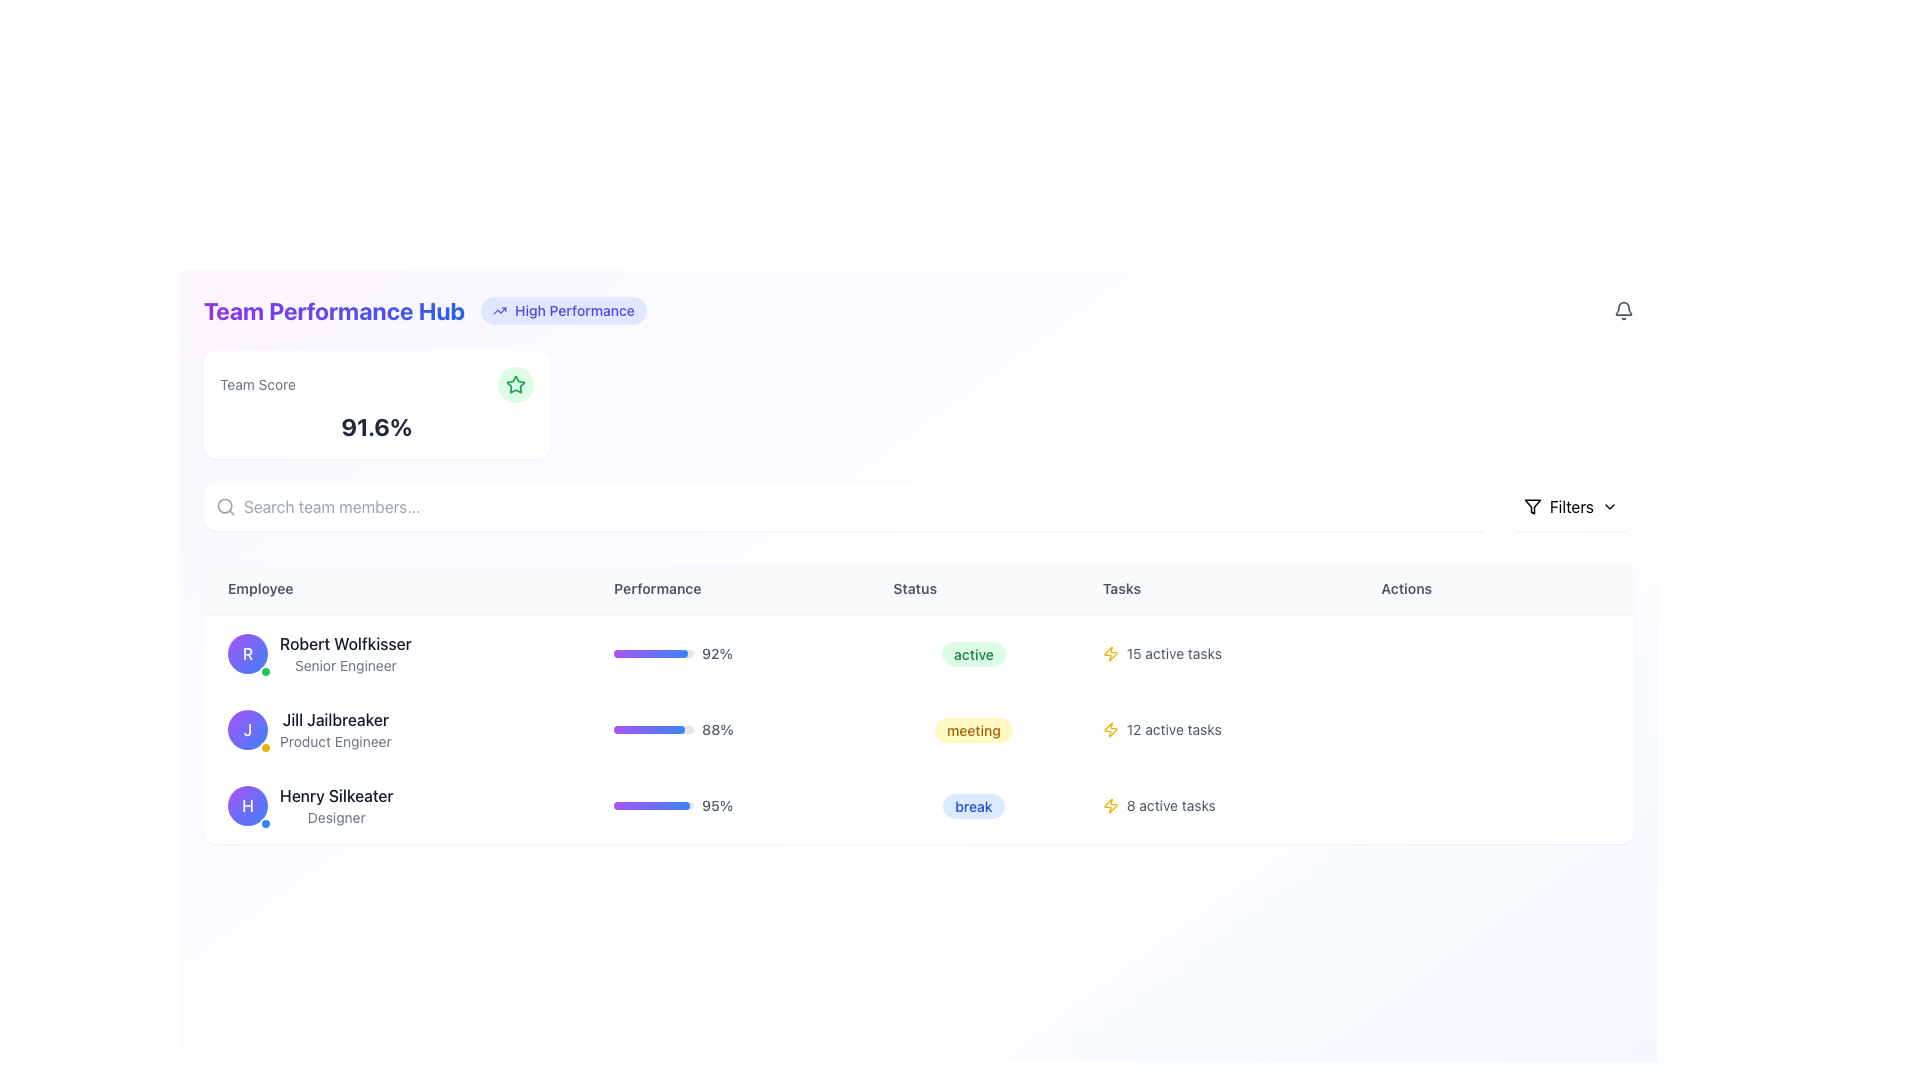 This screenshot has width=1920, height=1080. Describe the element at coordinates (728, 729) in the screenshot. I see `the progress bar displaying '88%' for Jill Jailbreaker` at that location.